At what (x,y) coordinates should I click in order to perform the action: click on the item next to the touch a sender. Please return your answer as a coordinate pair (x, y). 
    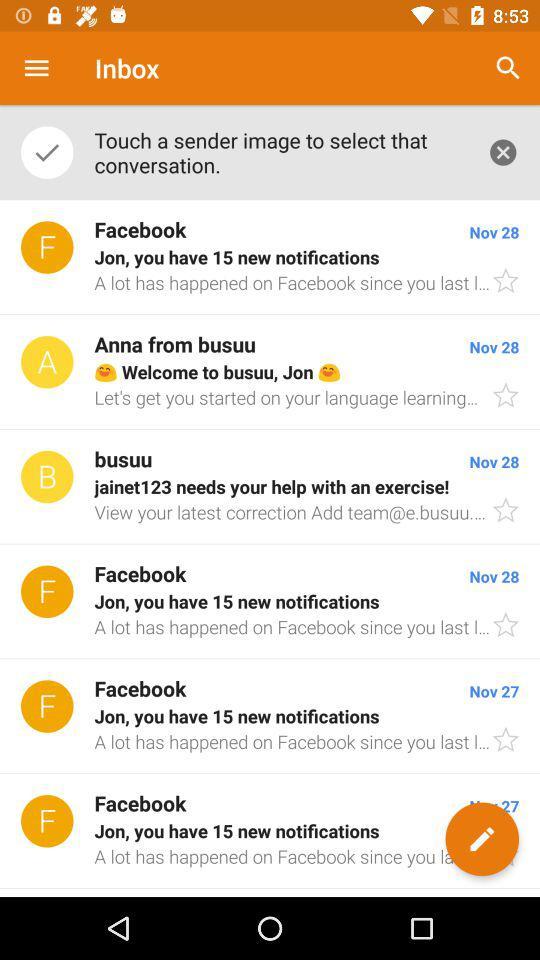
    Looking at the image, I should click on (508, 68).